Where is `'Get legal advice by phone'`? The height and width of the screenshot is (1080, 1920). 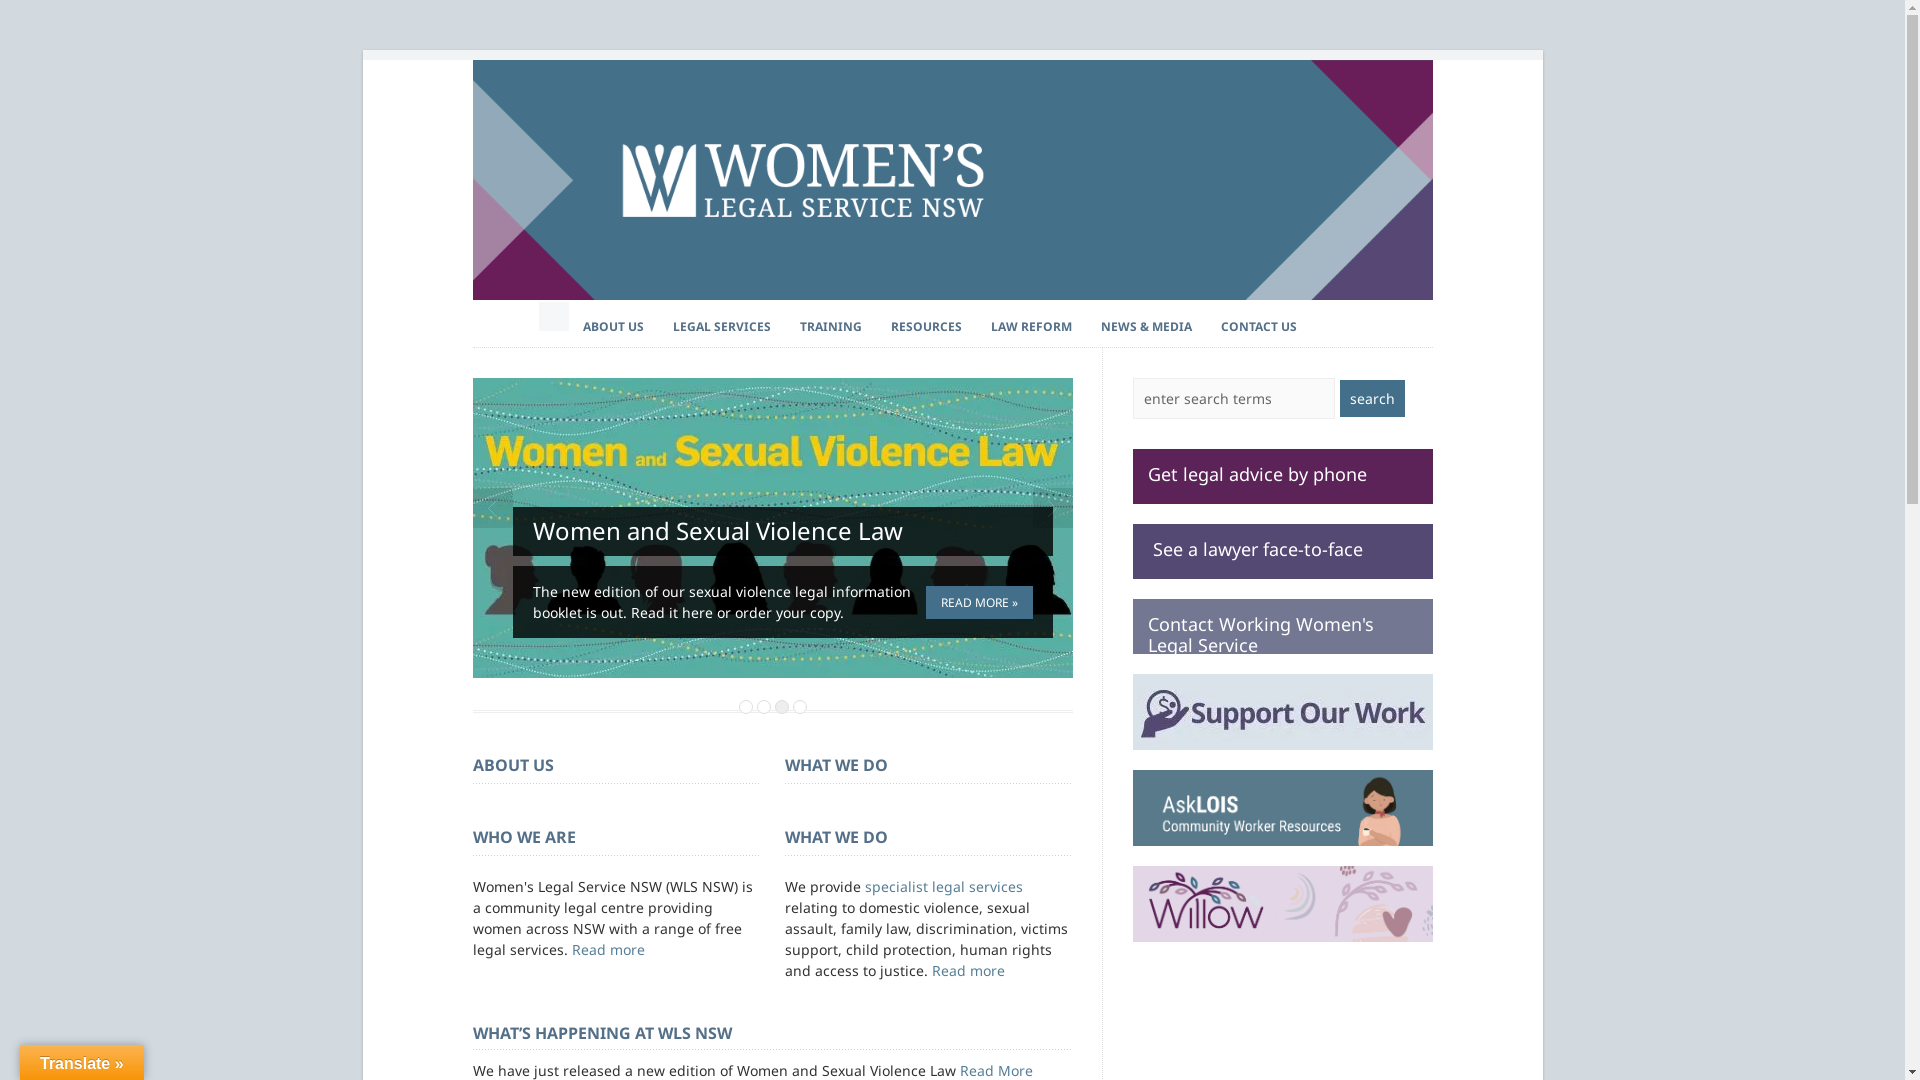
'Get legal advice by phone' is located at coordinates (1281, 476).